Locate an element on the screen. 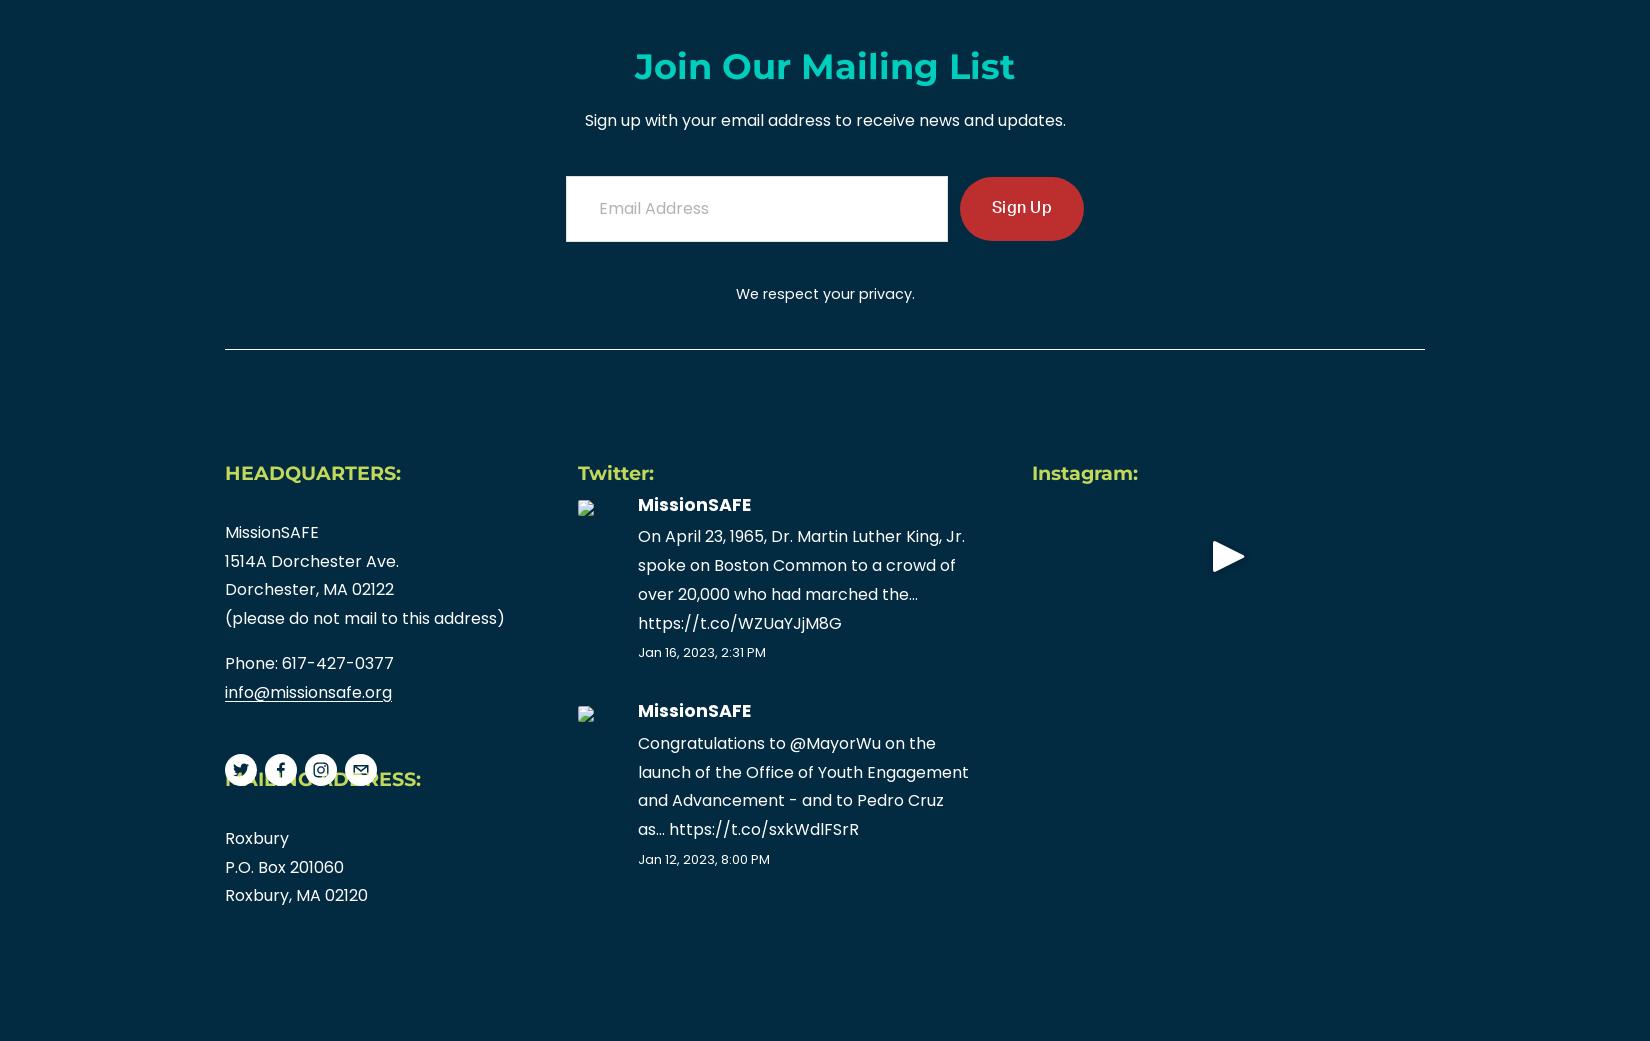 The width and height of the screenshot is (1650, 1041). 'P.O. Box 201060' is located at coordinates (225, 865).